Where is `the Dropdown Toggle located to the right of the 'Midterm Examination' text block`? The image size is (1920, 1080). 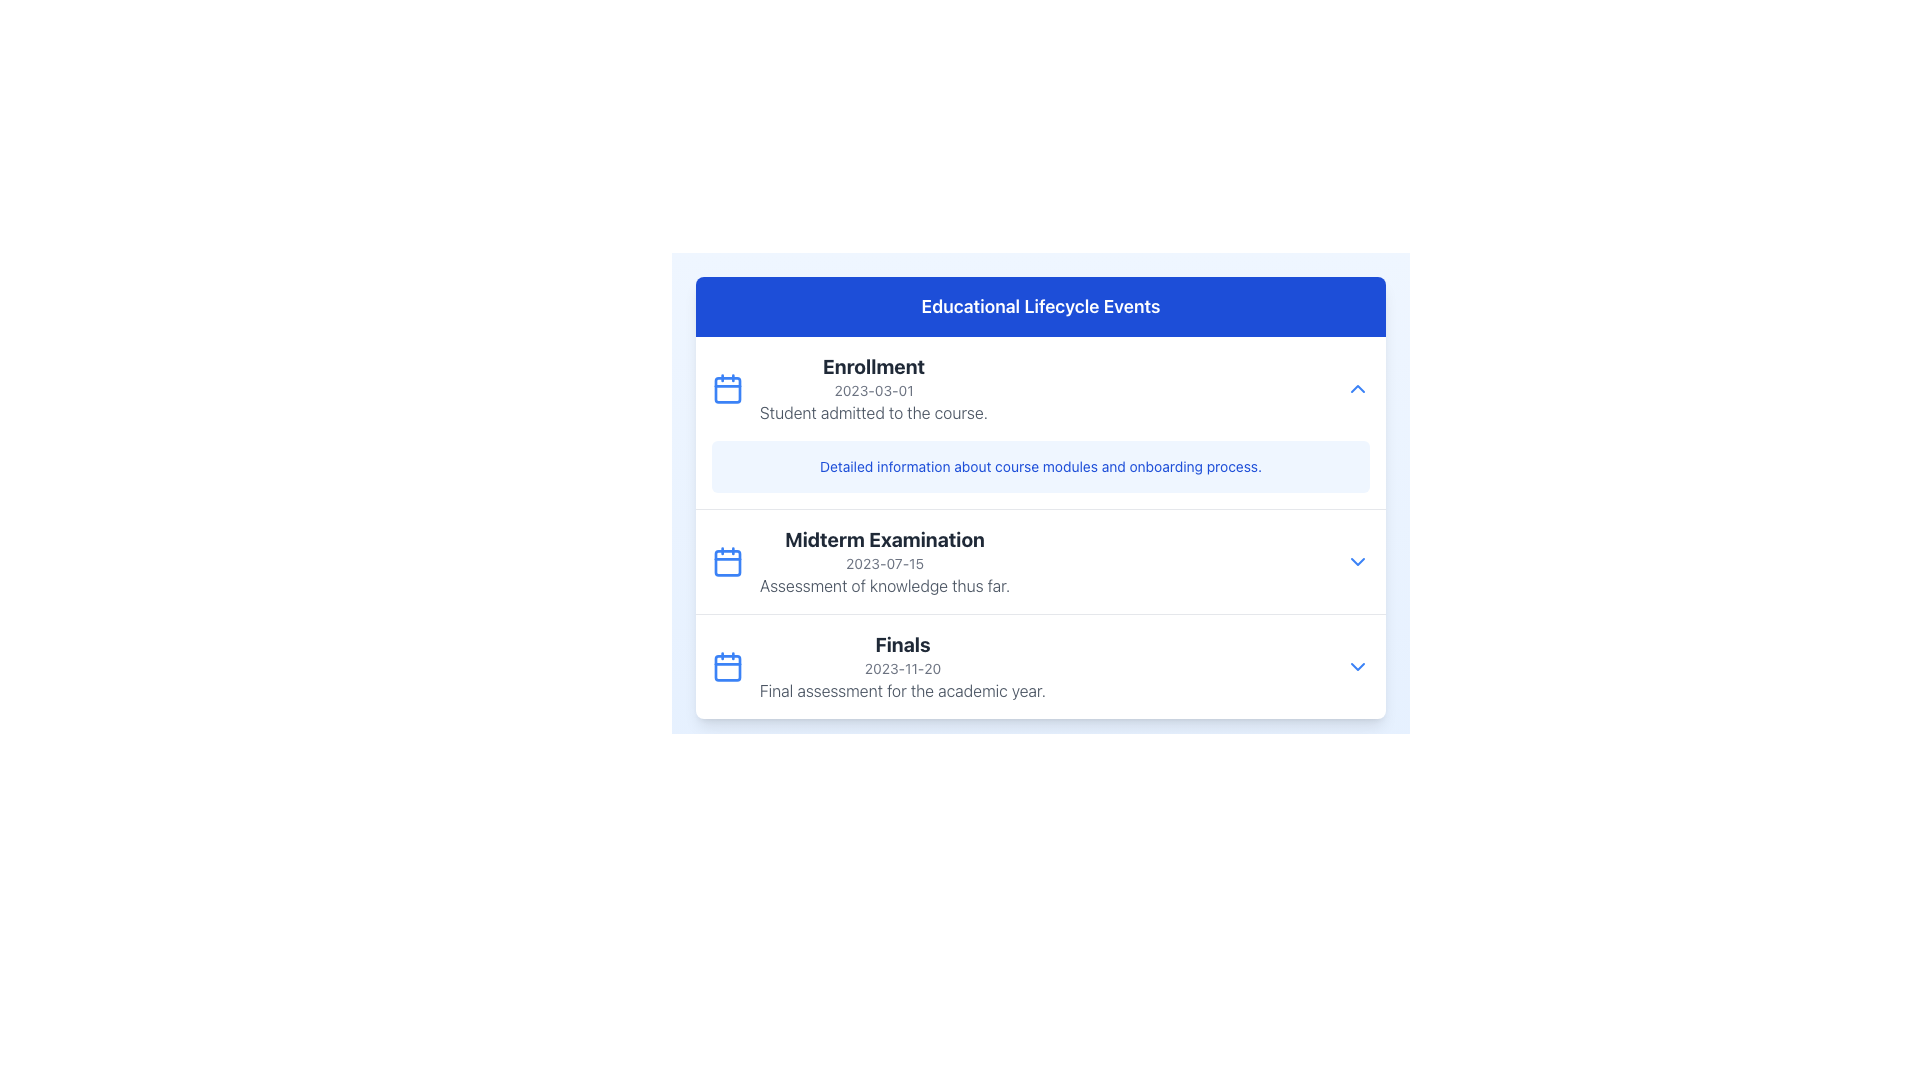
the Dropdown Toggle located to the right of the 'Midterm Examination' text block is located at coordinates (1358, 562).